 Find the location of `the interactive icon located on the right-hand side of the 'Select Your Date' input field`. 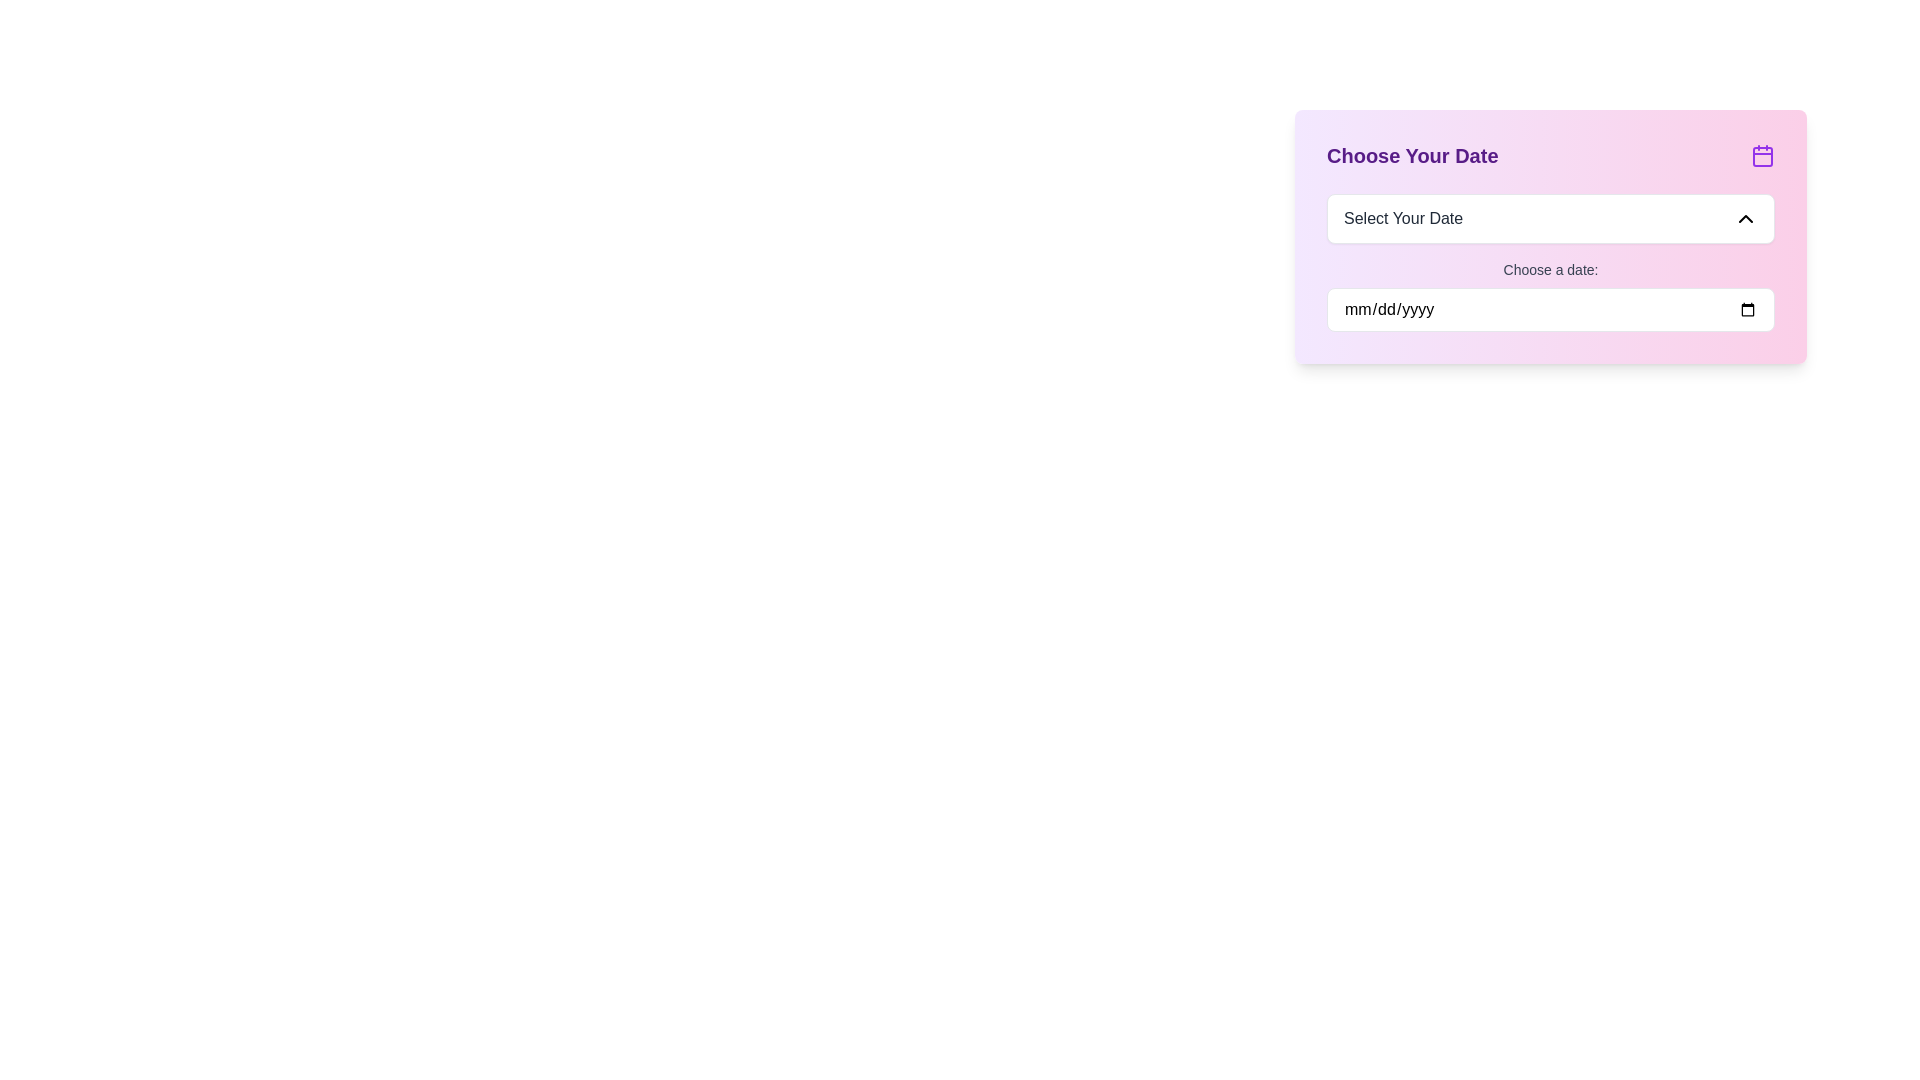

the interactive icon located on the right-hand side of the 'Select Your Date' input field is located at coordinates (1745, 219).